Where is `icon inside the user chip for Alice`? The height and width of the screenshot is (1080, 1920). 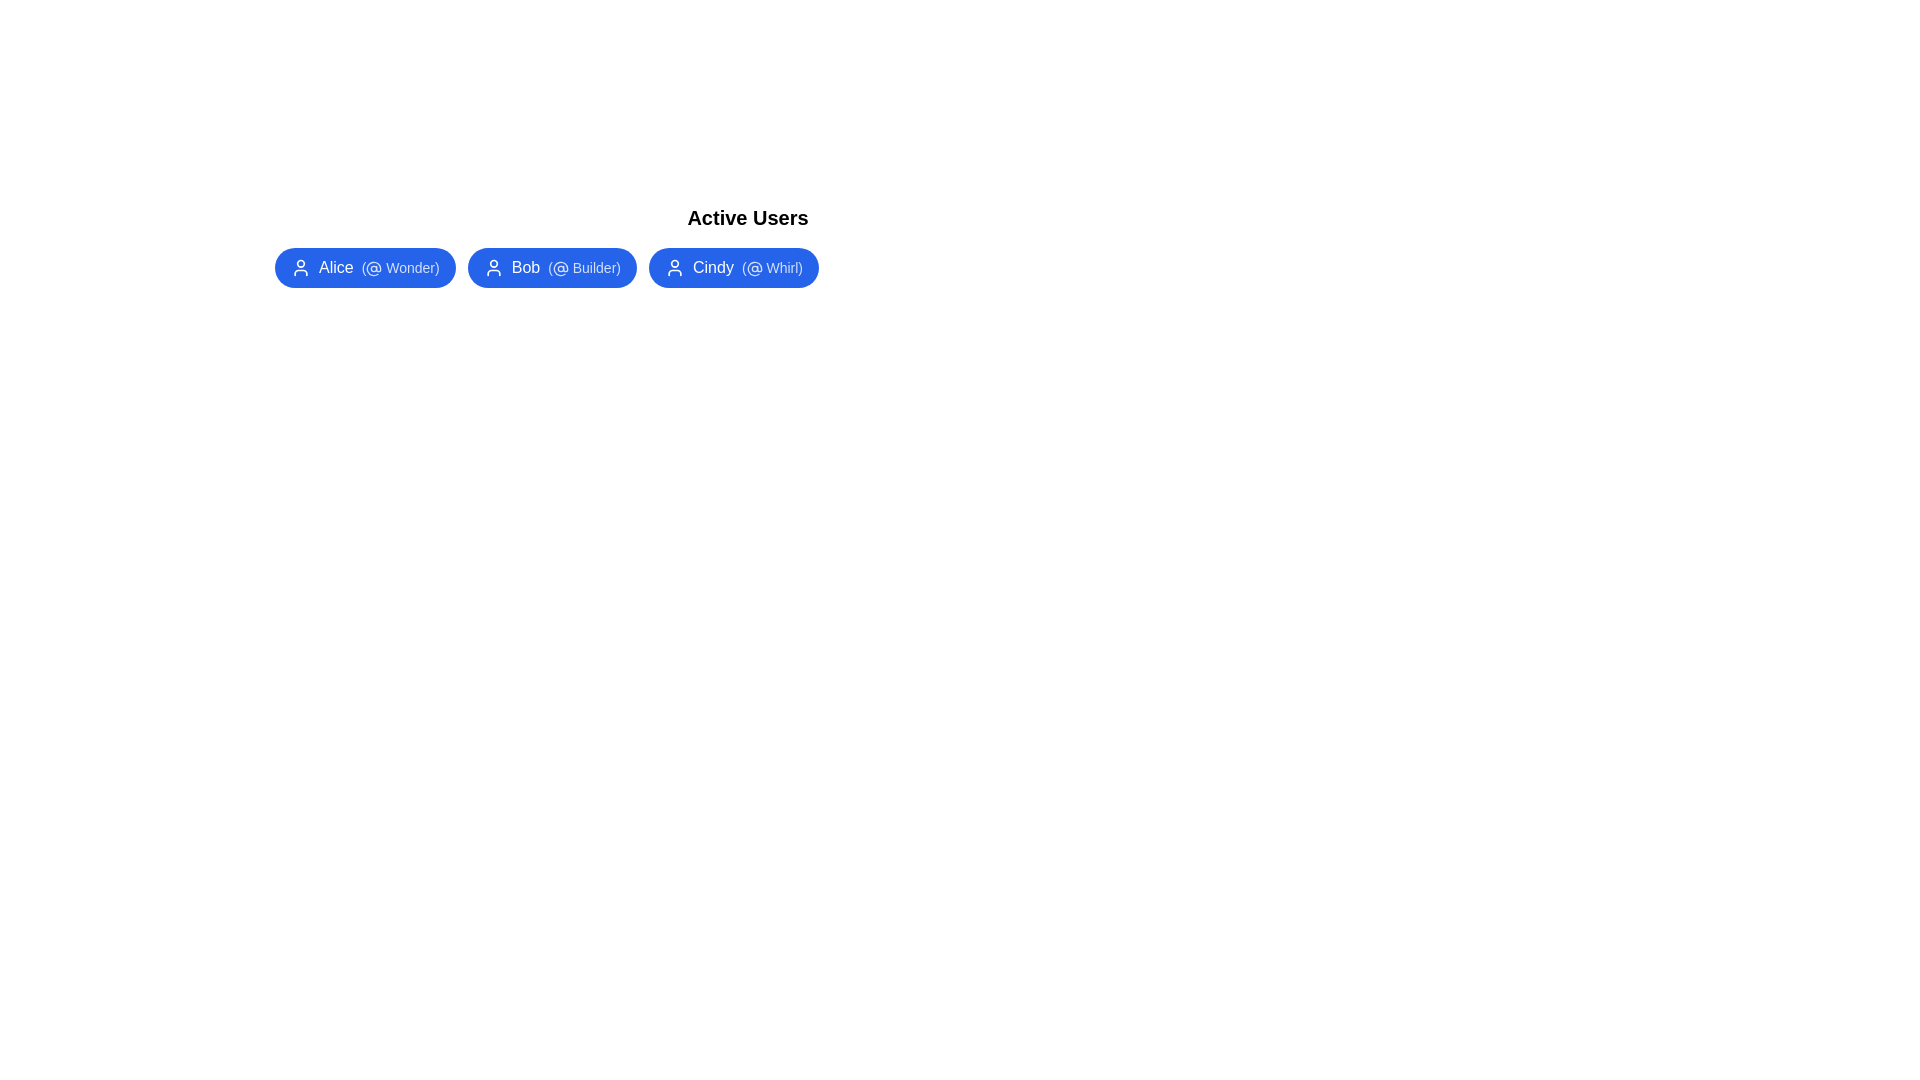
icon inside the user chip for Alice is located at coordinates (300, 266).